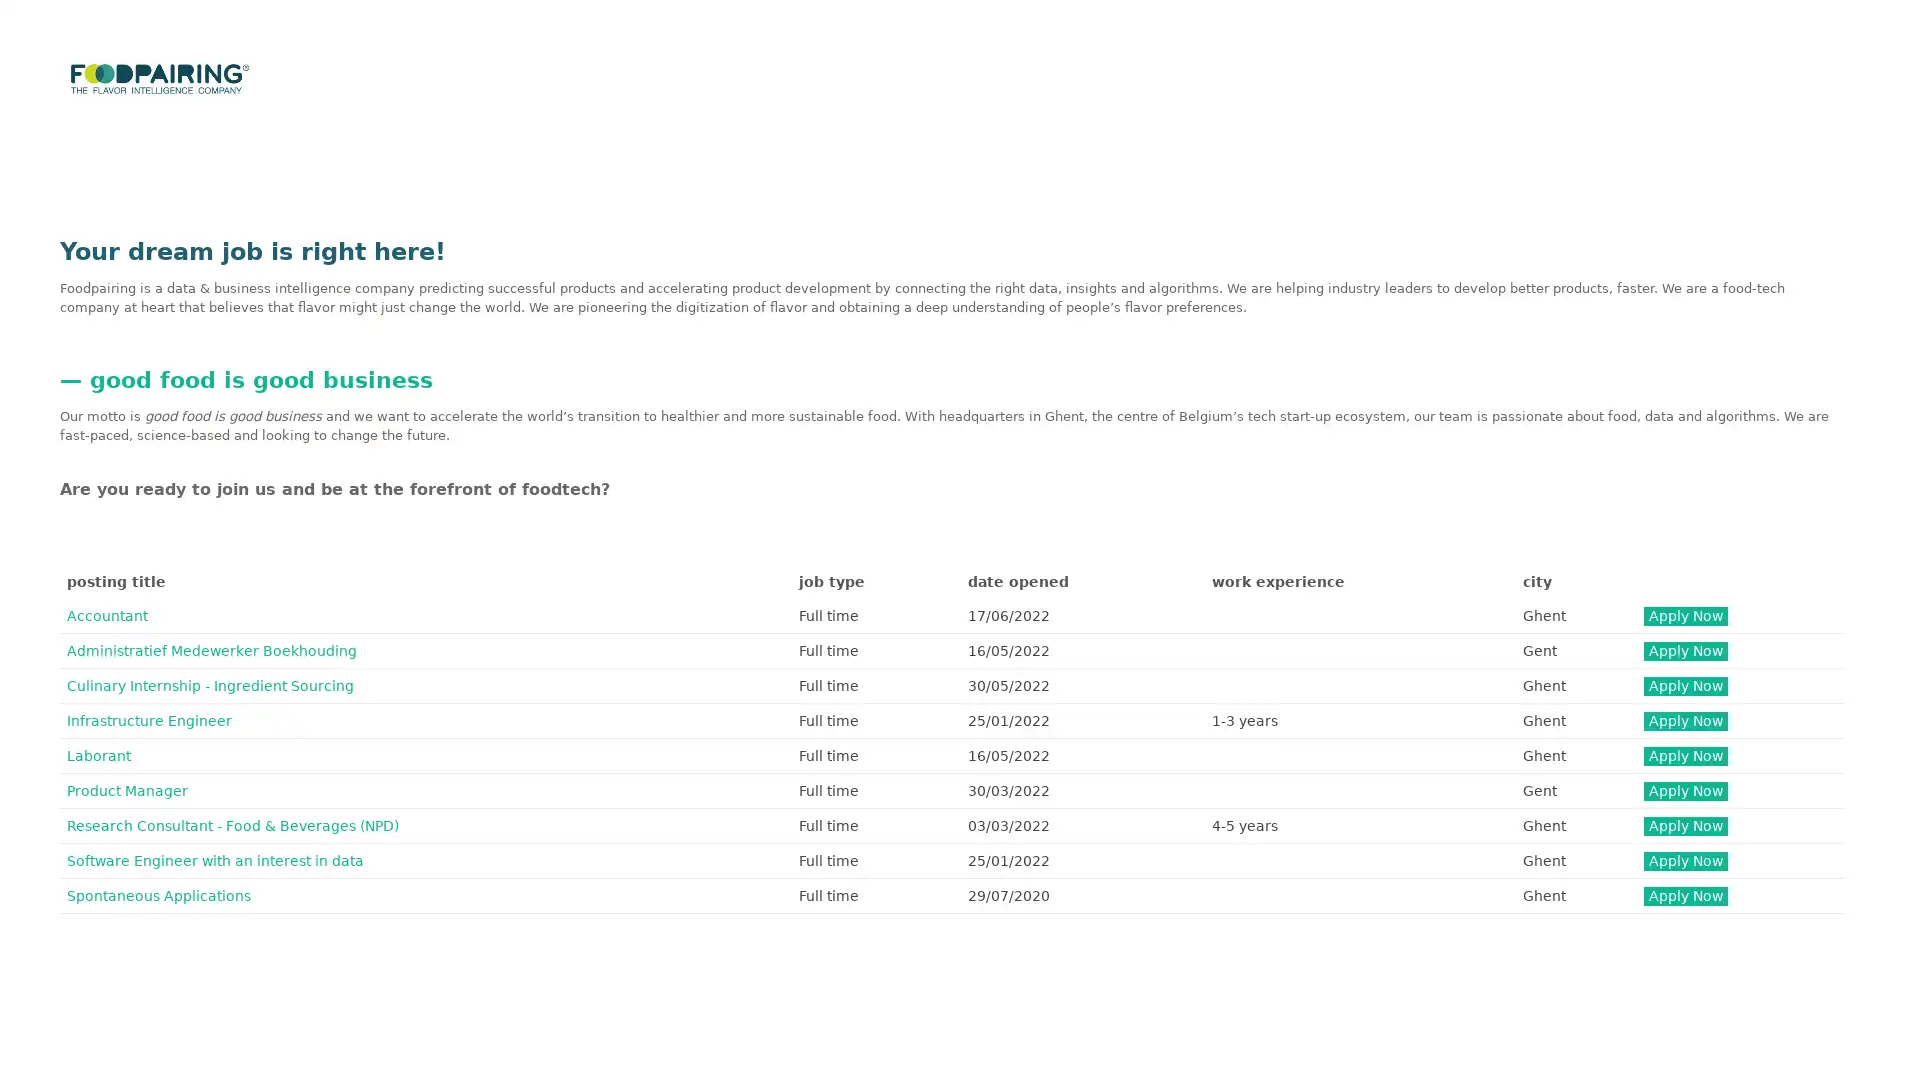  Describe the element at coordinates (1683, 613) in the screenshot. I see `Apply Now` at that location.